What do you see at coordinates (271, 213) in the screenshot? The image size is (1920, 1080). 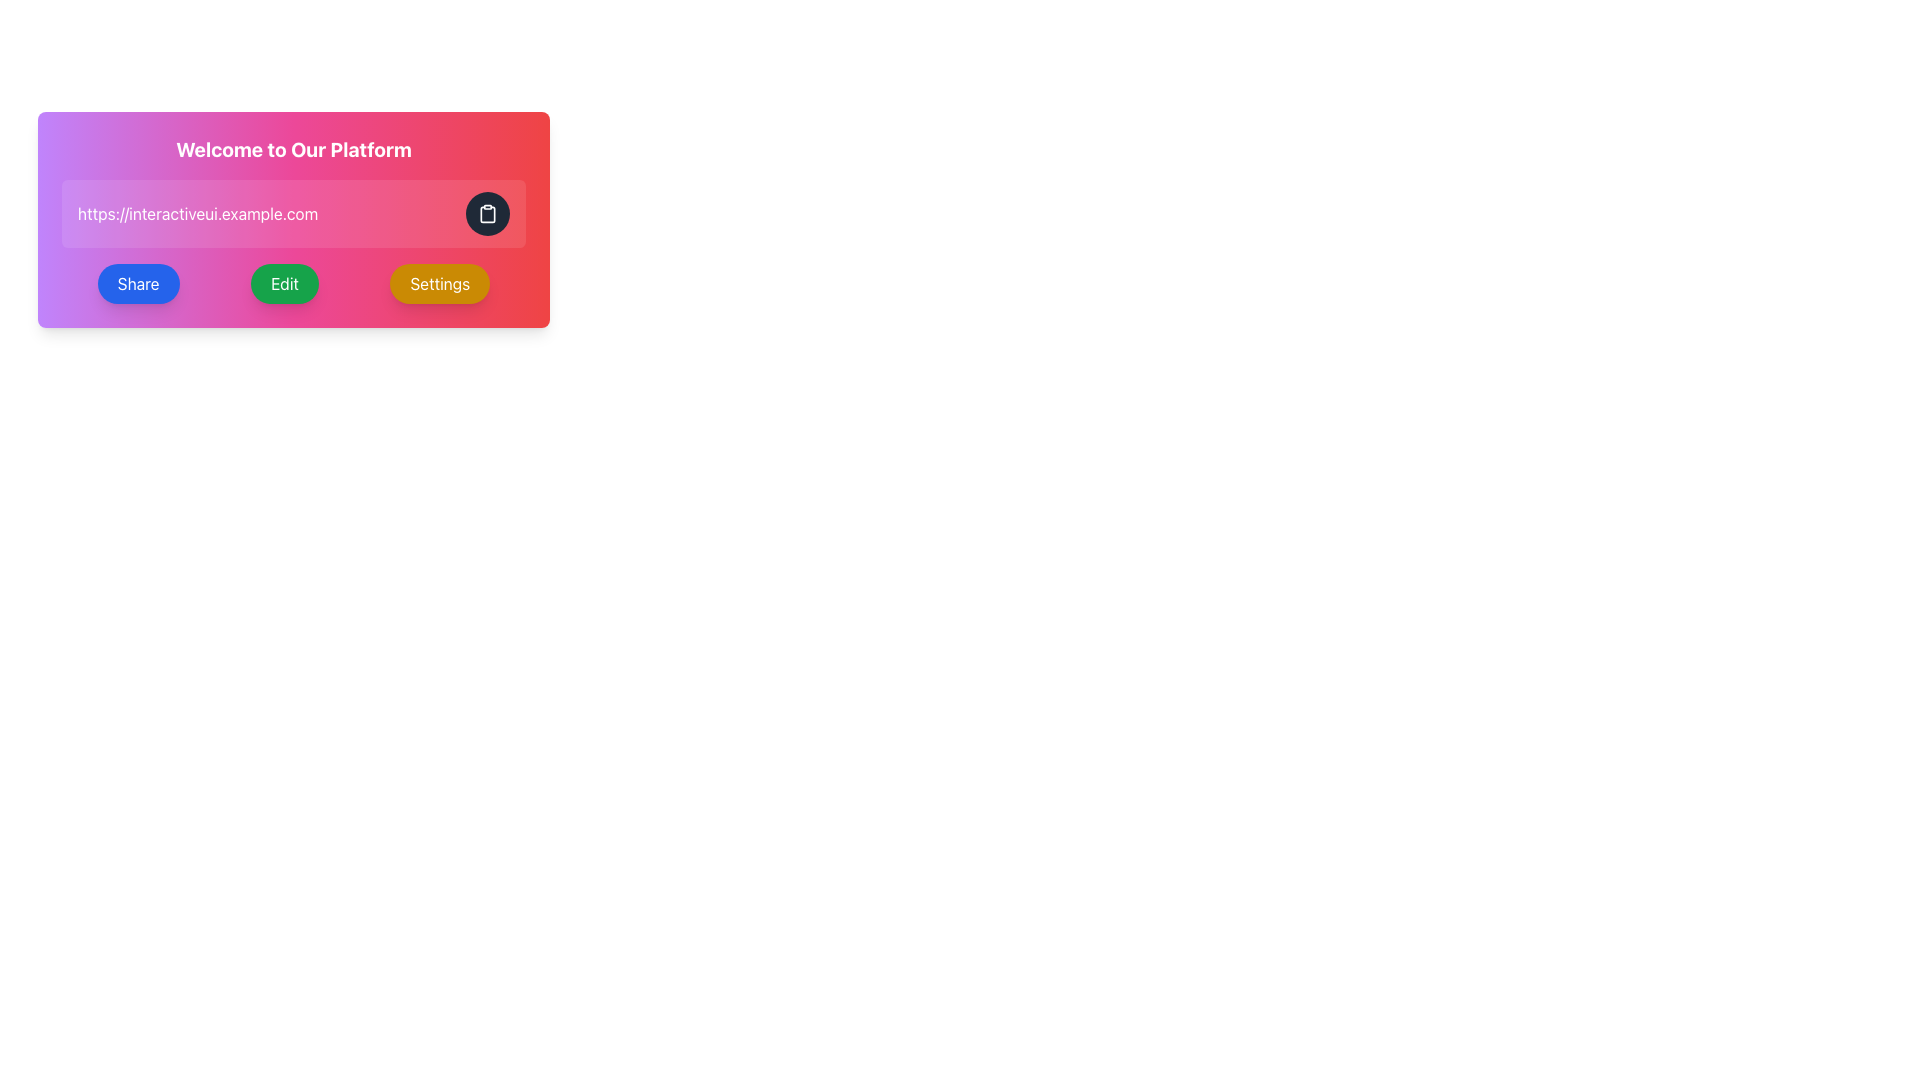 I see `on the single-line text input field containing the URL 'https://interactiveui.example.com'` at bounding box center [271, 213].